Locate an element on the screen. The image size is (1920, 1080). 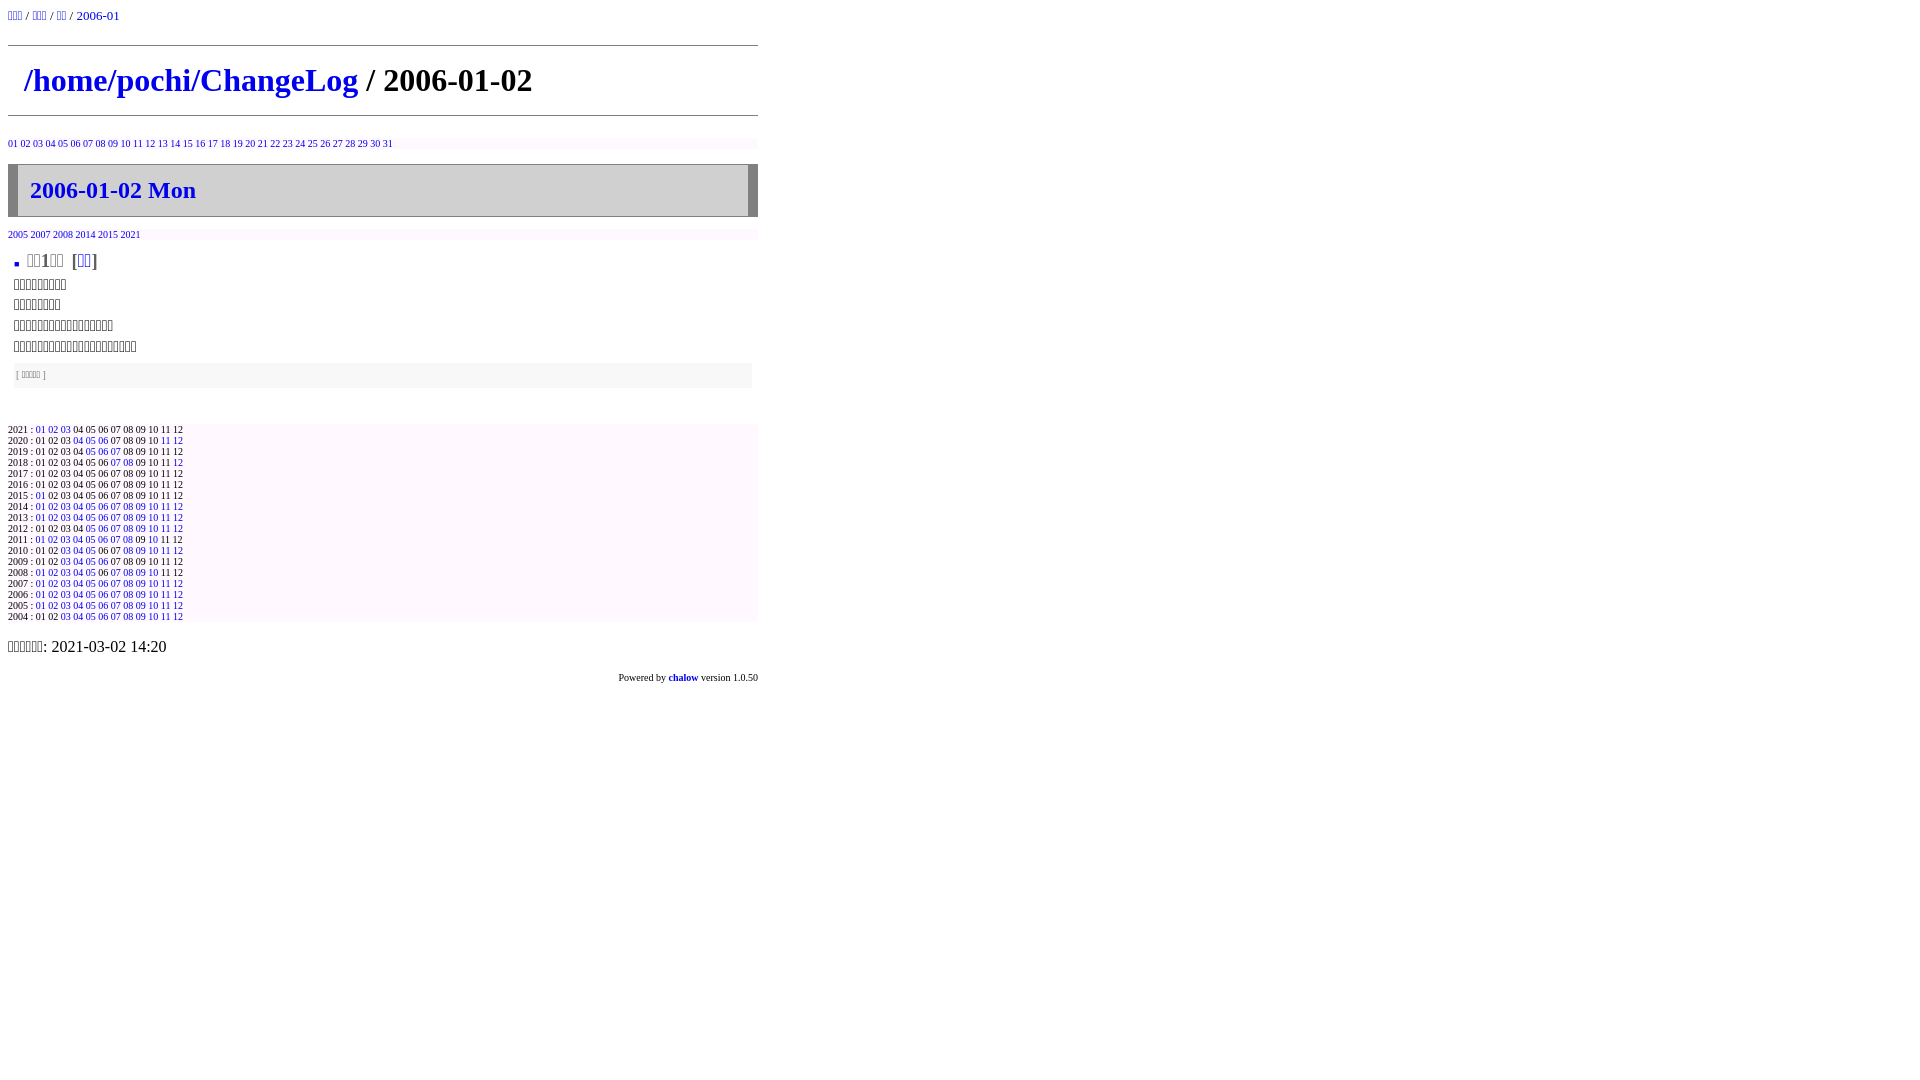
'04' is located at coordinates (77, 604).